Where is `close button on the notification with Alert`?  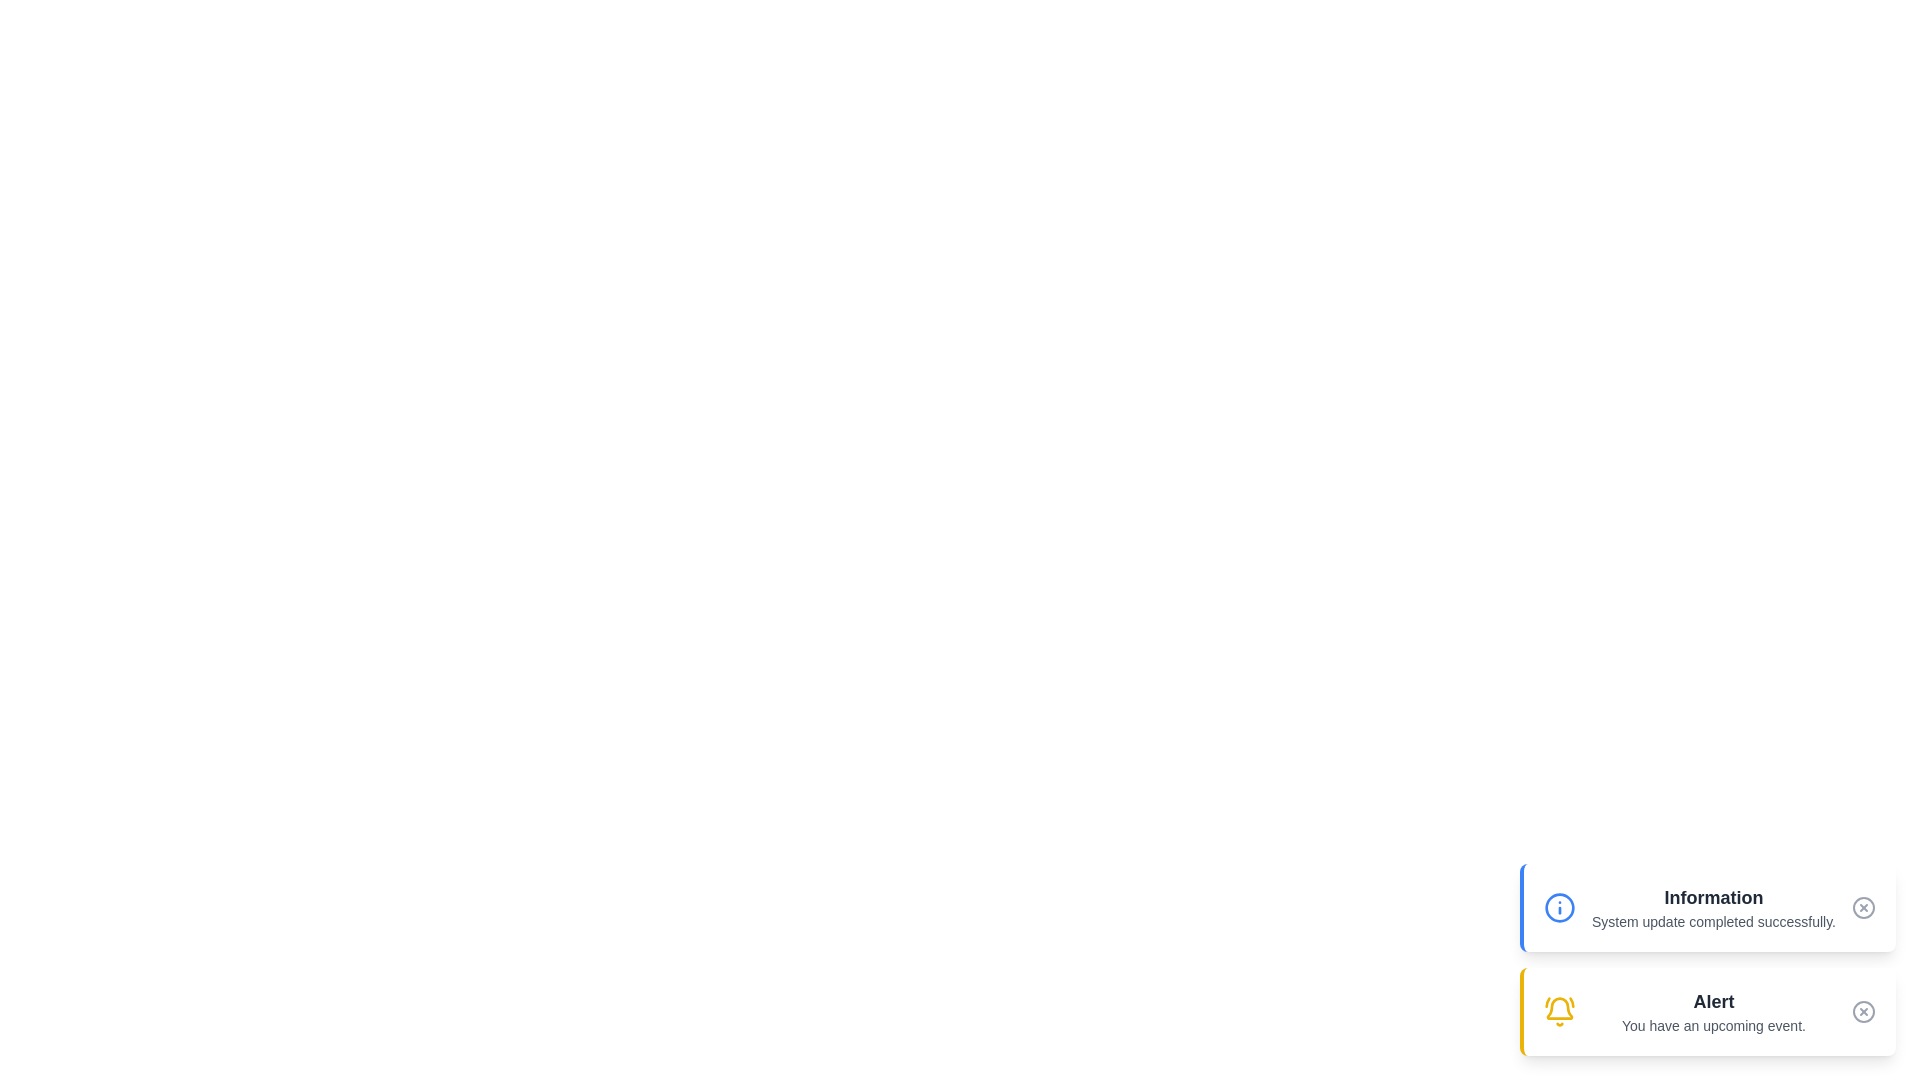 close button on the notification with Alert is located at coordinates (1862, 1011).